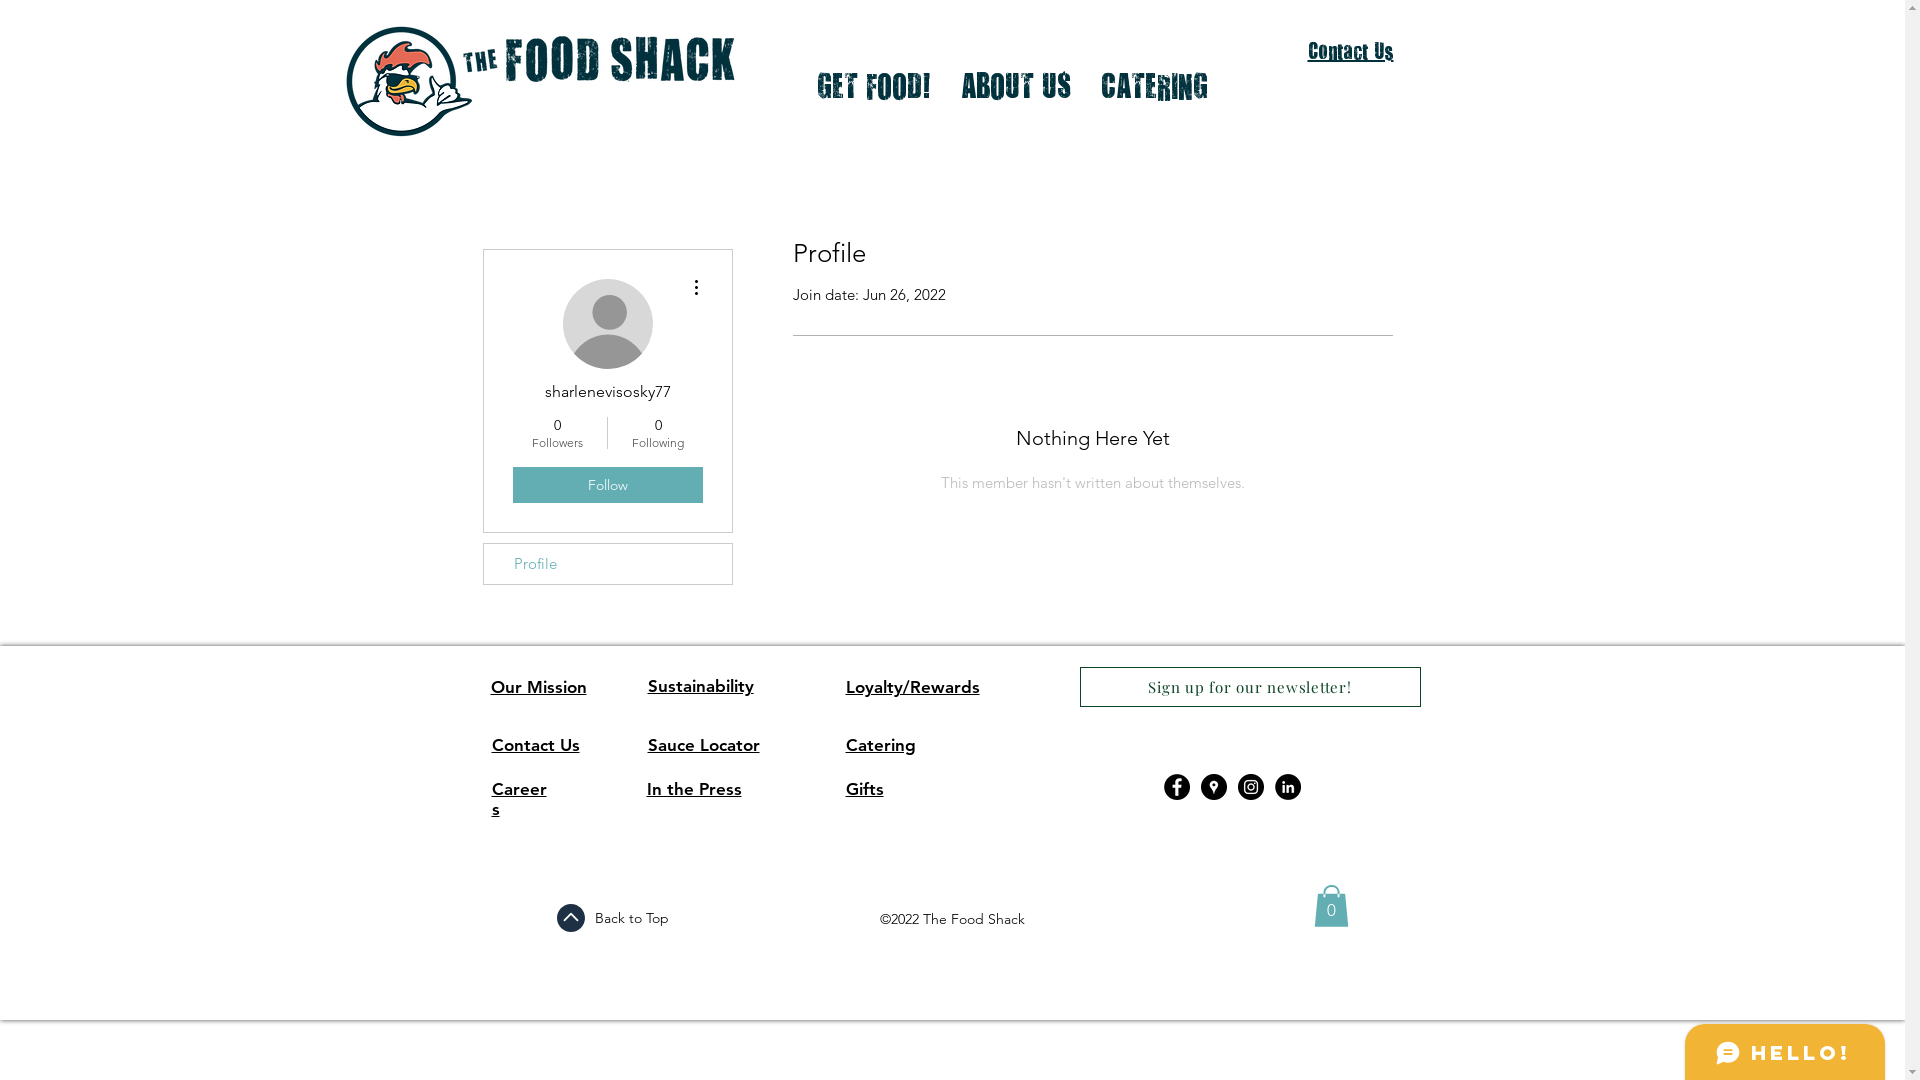 The width and height of the screenshot is (1920, 1080). I want to click on 'Contact Us', so click(1350, 50).